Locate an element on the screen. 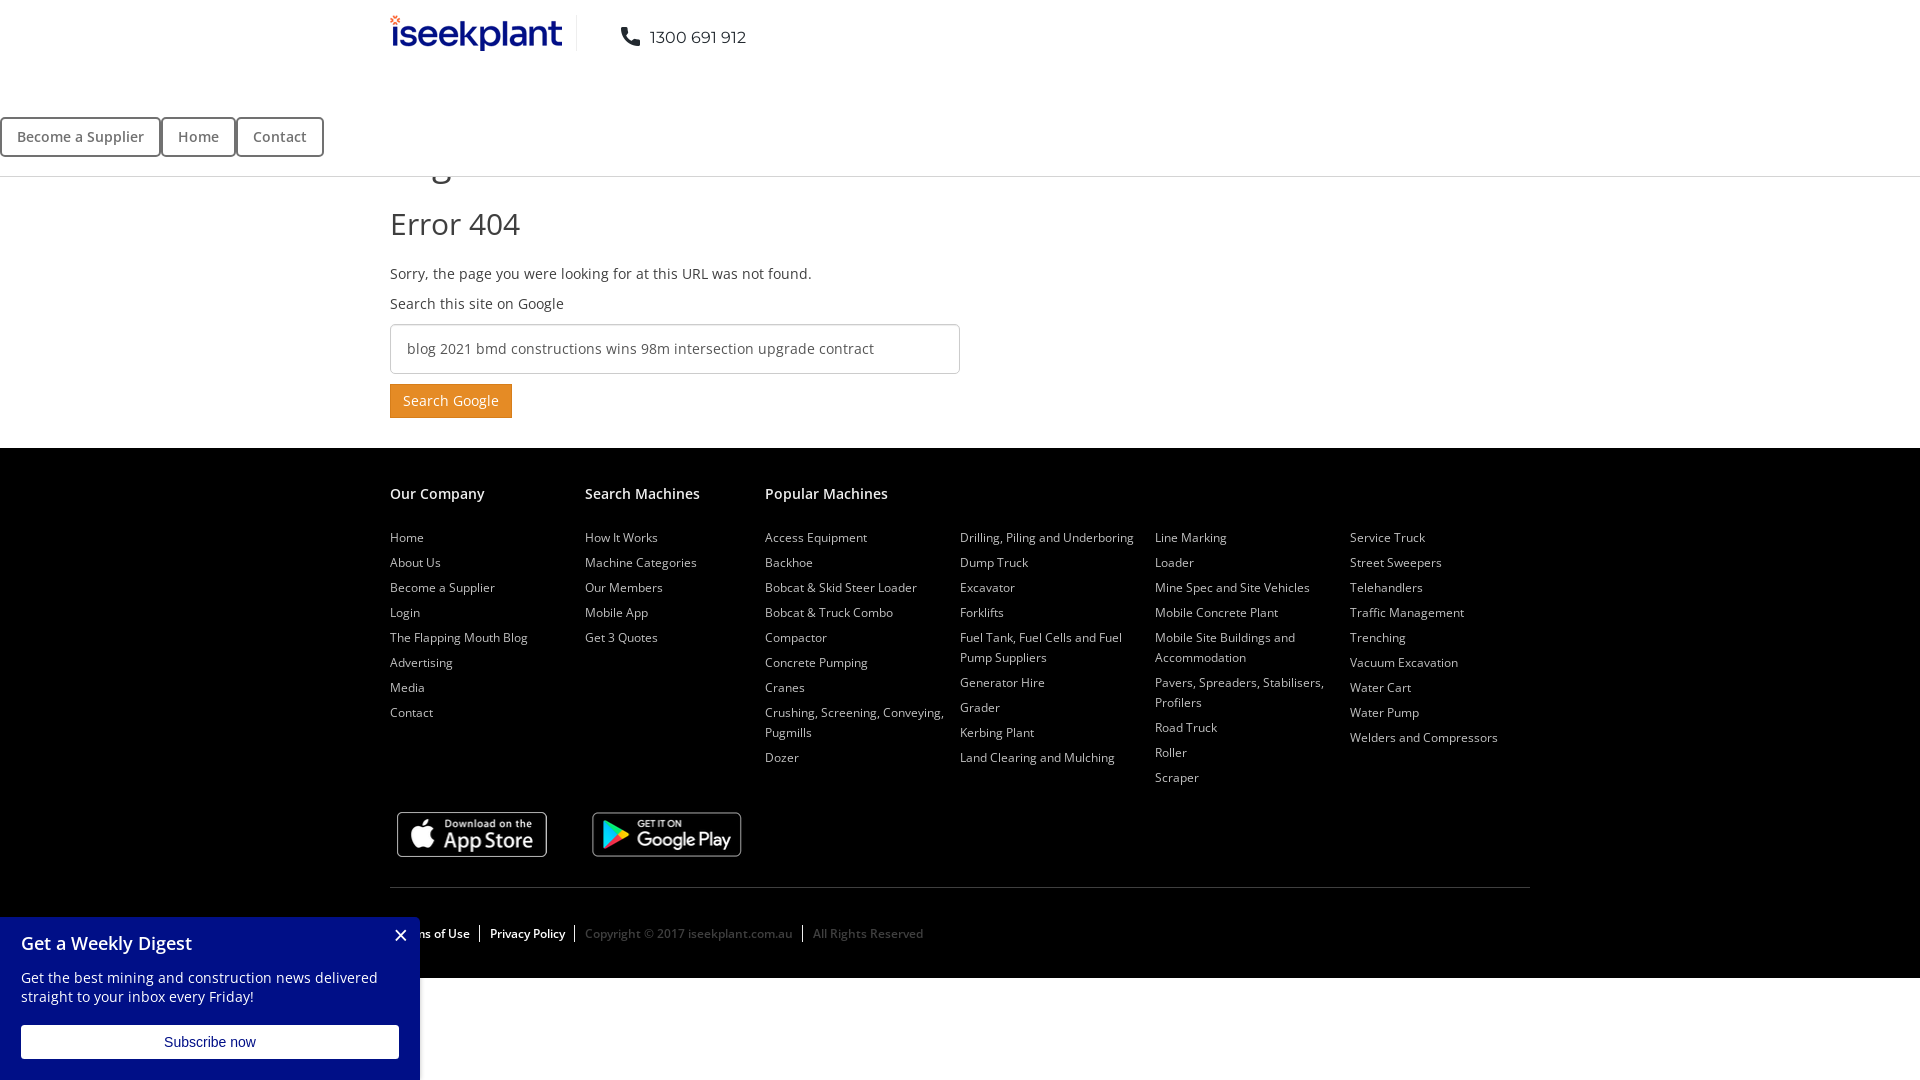 The height and width of the screenshot is (1080, 1920). 'Vacuum Excavation' is located at coordinates (1402, 662).